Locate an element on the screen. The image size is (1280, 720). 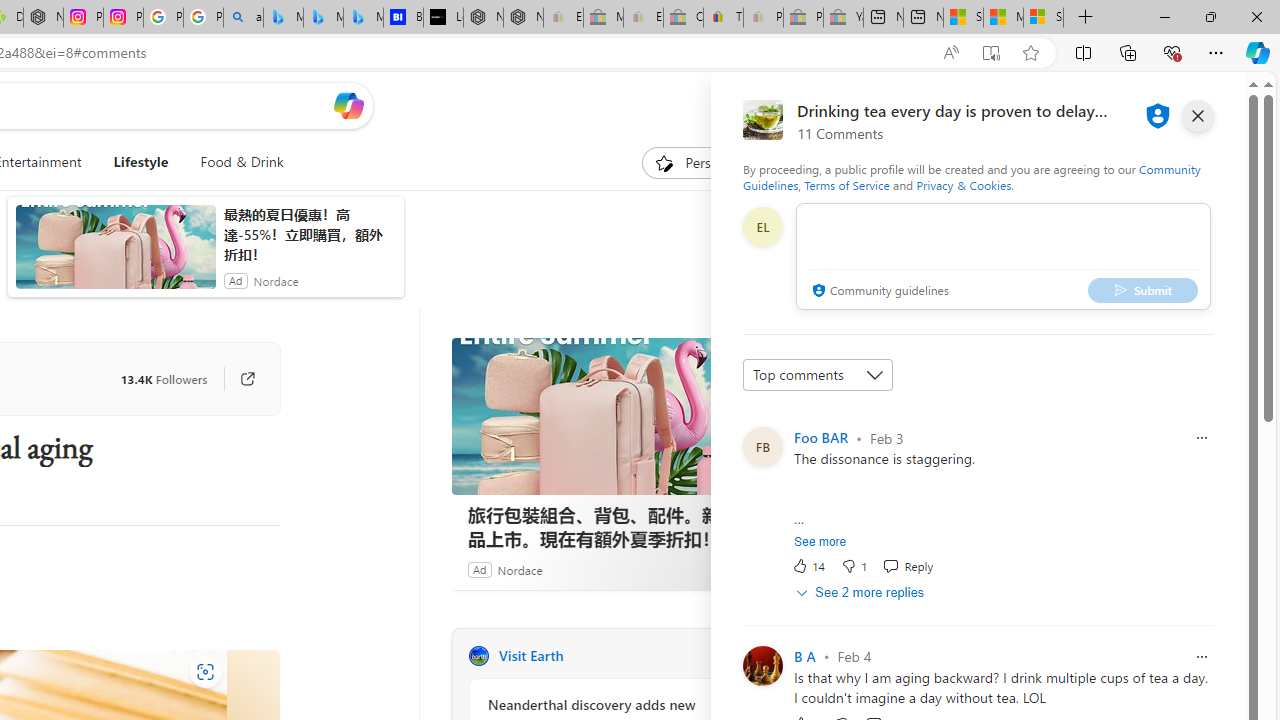
'Privacy & Cookies' is located at coordinates (964, 185).